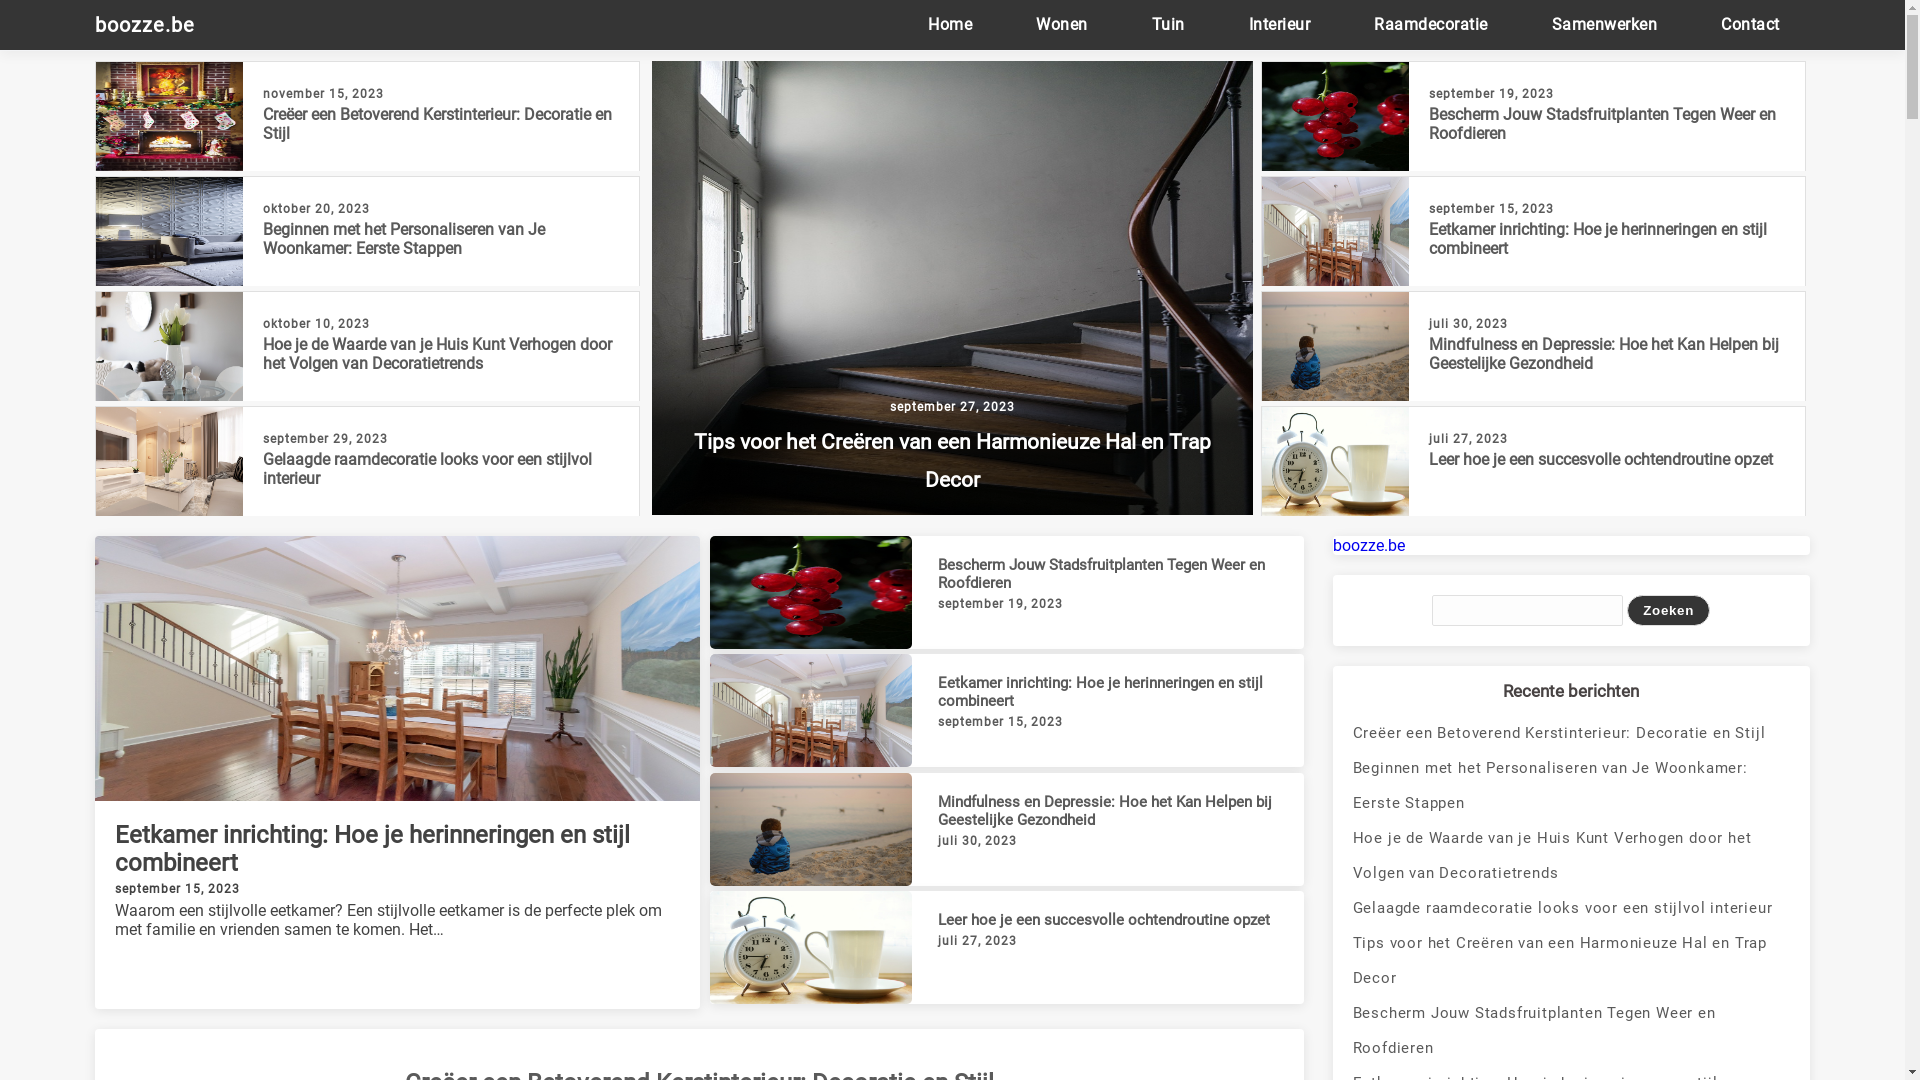 This screenshot has height=1080, width=1920. What do you see at coordinates (1060, 24) in the screenshot?
I see `'Wonen'` at bounding box center [1060, 24].